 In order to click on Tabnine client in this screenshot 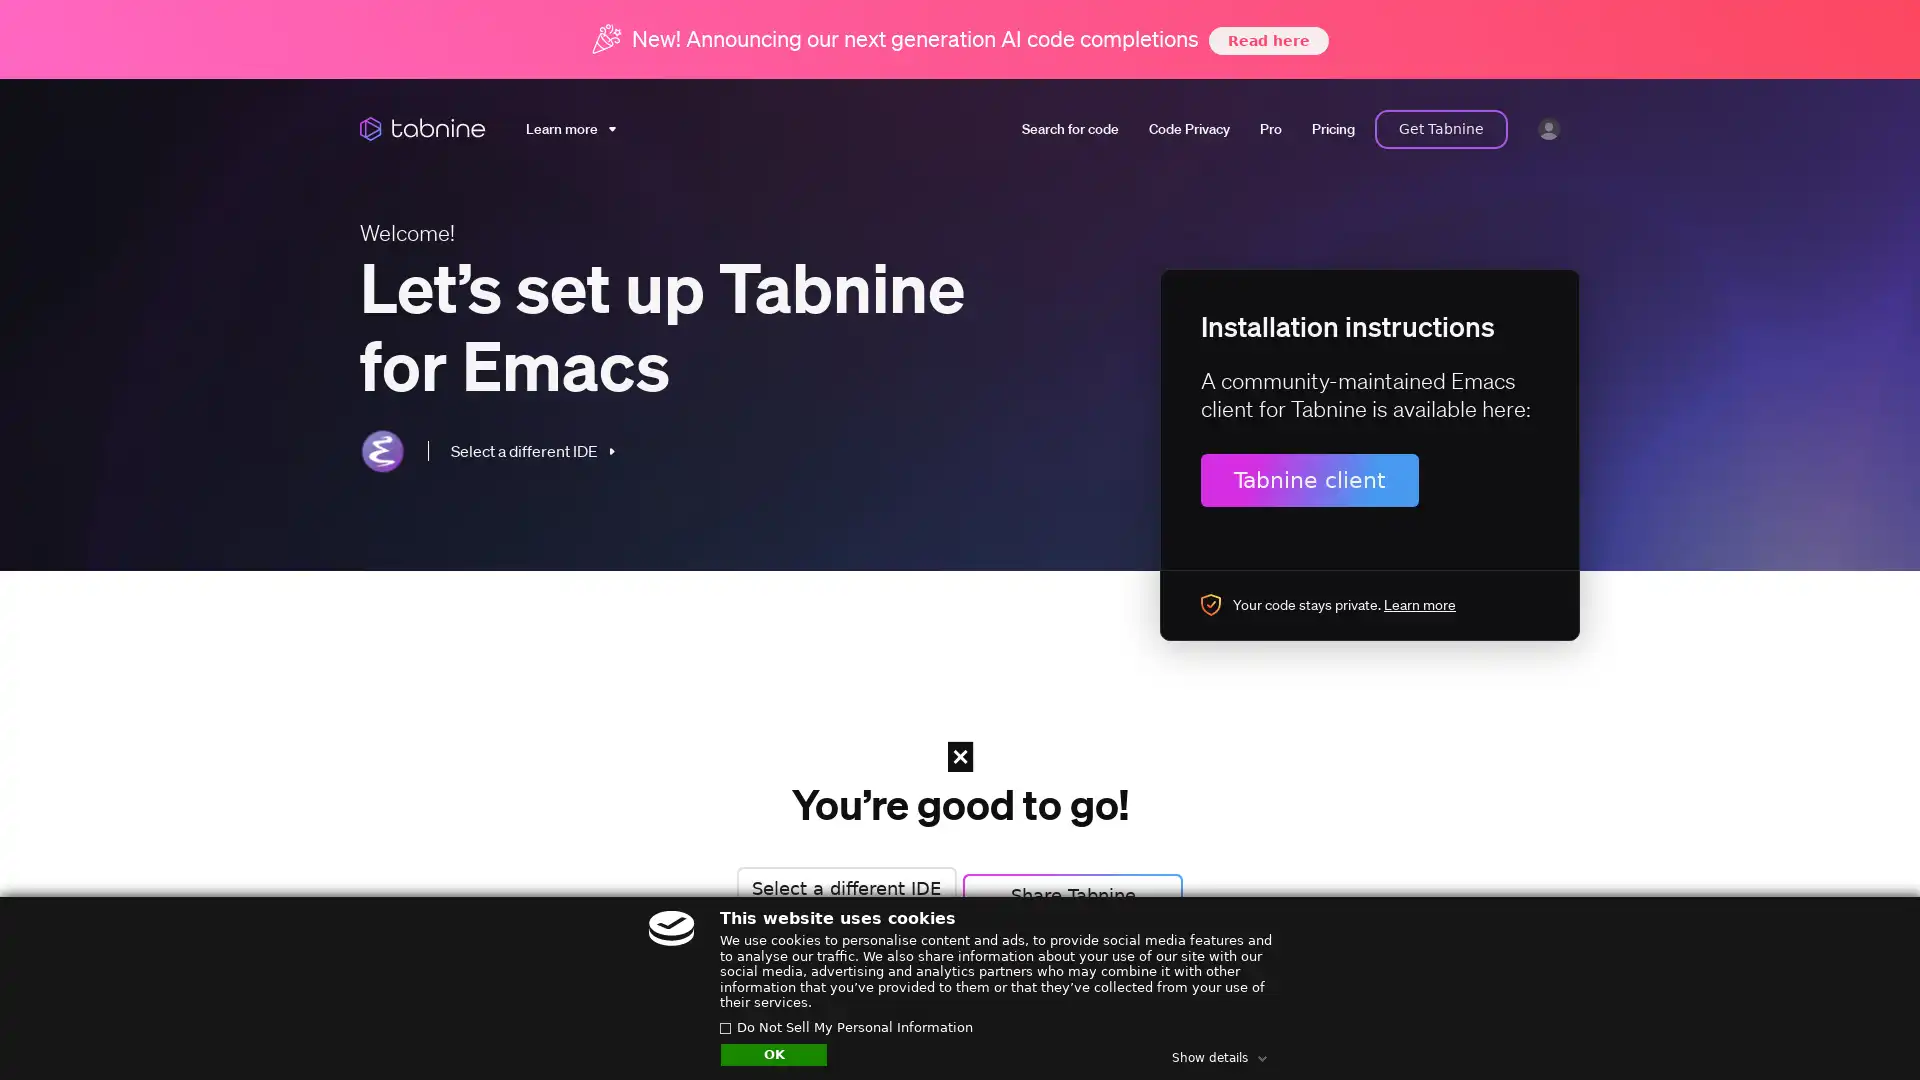, I will do `click(1310, 479)`.